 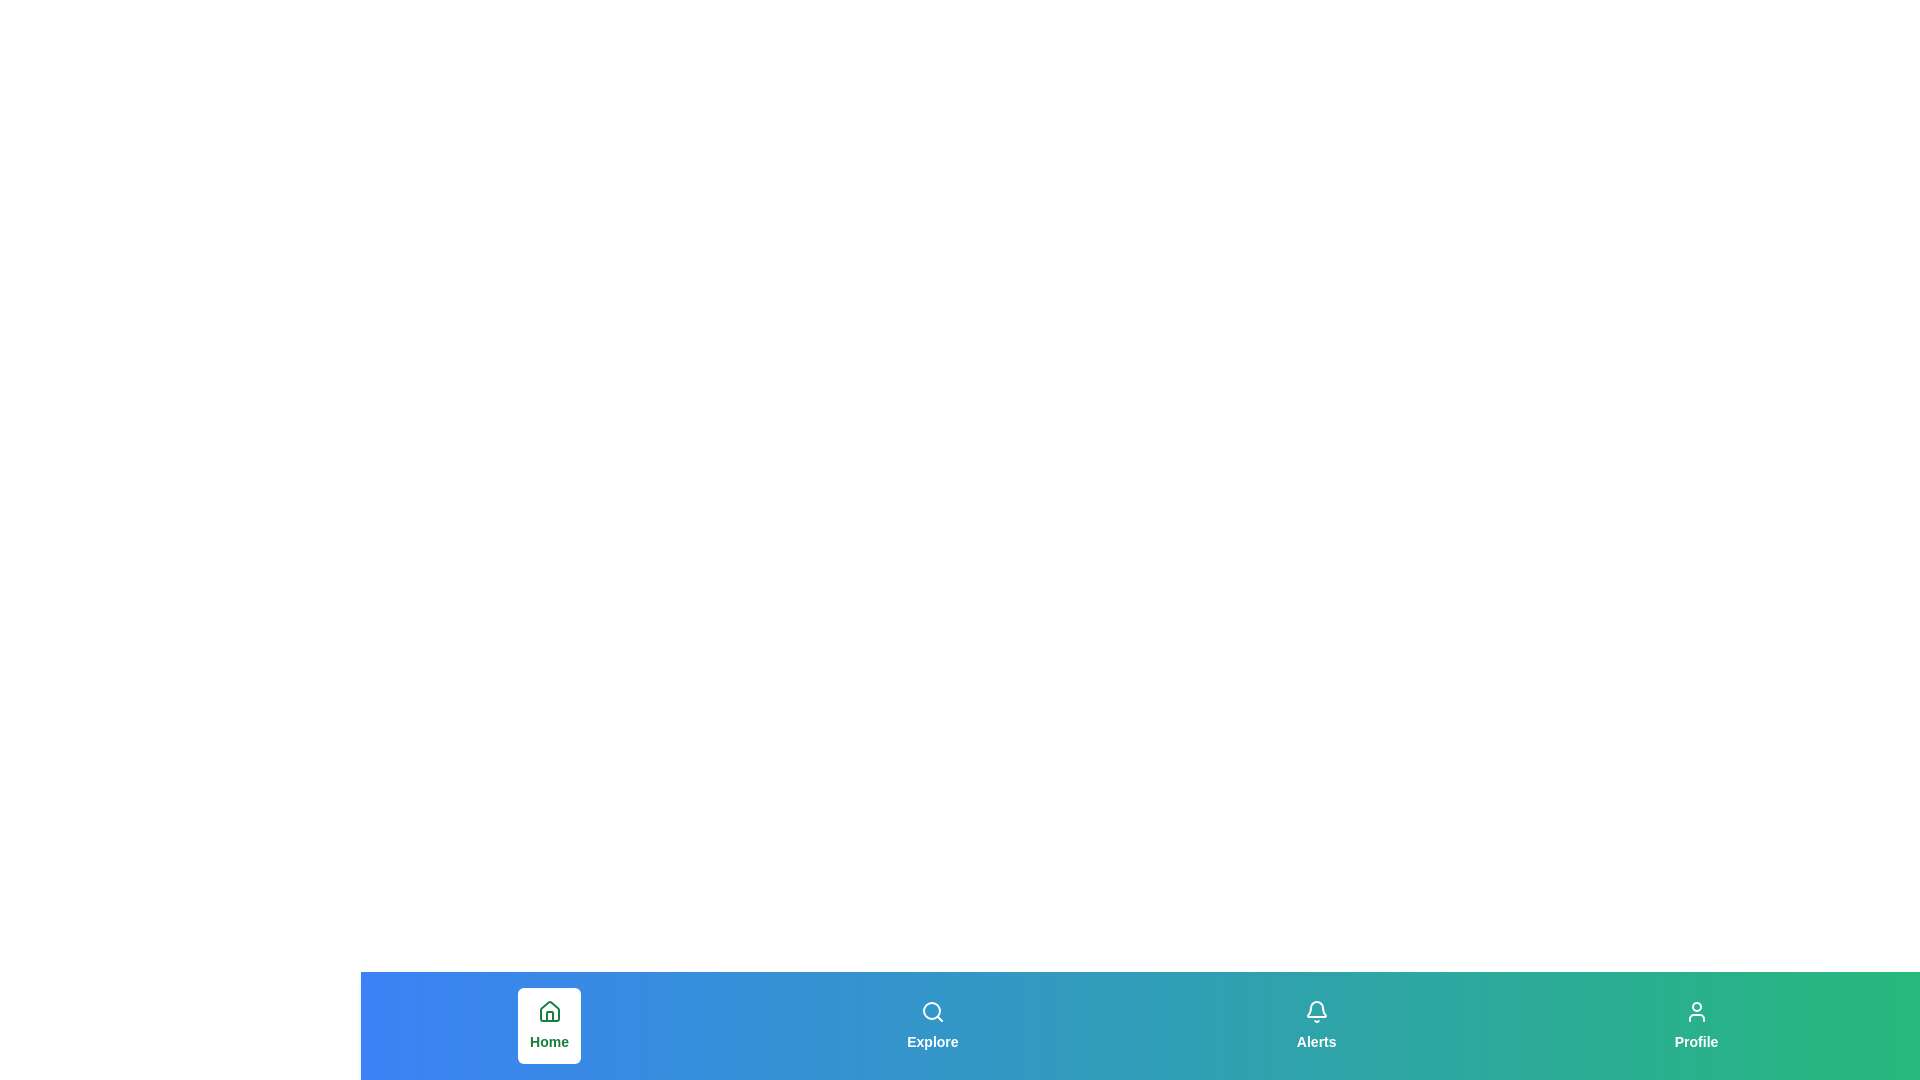 What do you see at coordinates (1695, 1026) in the screenshot?
I see `the button labeled 'Profile' to observe its hover effect` at bounding box center [1695, 1026].